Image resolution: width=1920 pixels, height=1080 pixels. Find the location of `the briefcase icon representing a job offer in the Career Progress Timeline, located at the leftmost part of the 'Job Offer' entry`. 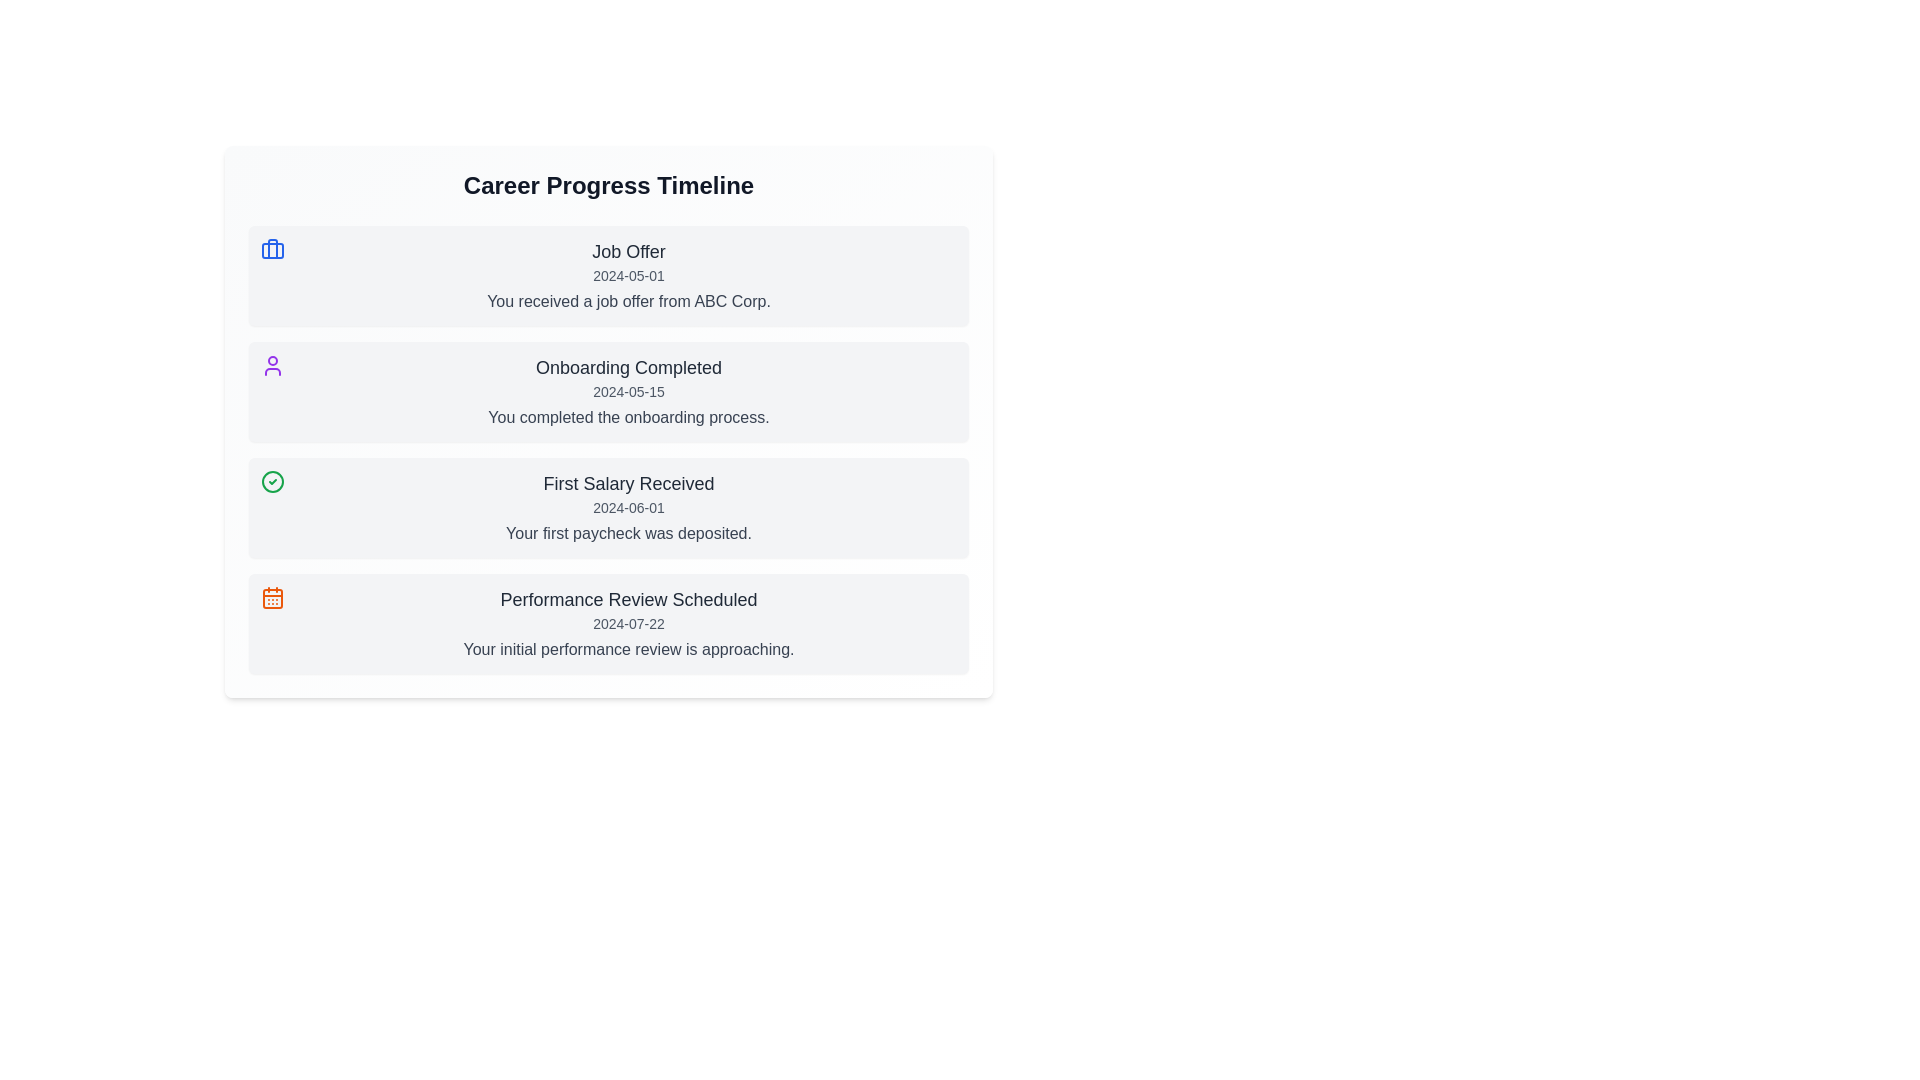

the briefcase icon representing a job offer in the Career Progress Timeline, located at the leftmost part of the 'Job Offer' entry is located at coordinates (272, 249).